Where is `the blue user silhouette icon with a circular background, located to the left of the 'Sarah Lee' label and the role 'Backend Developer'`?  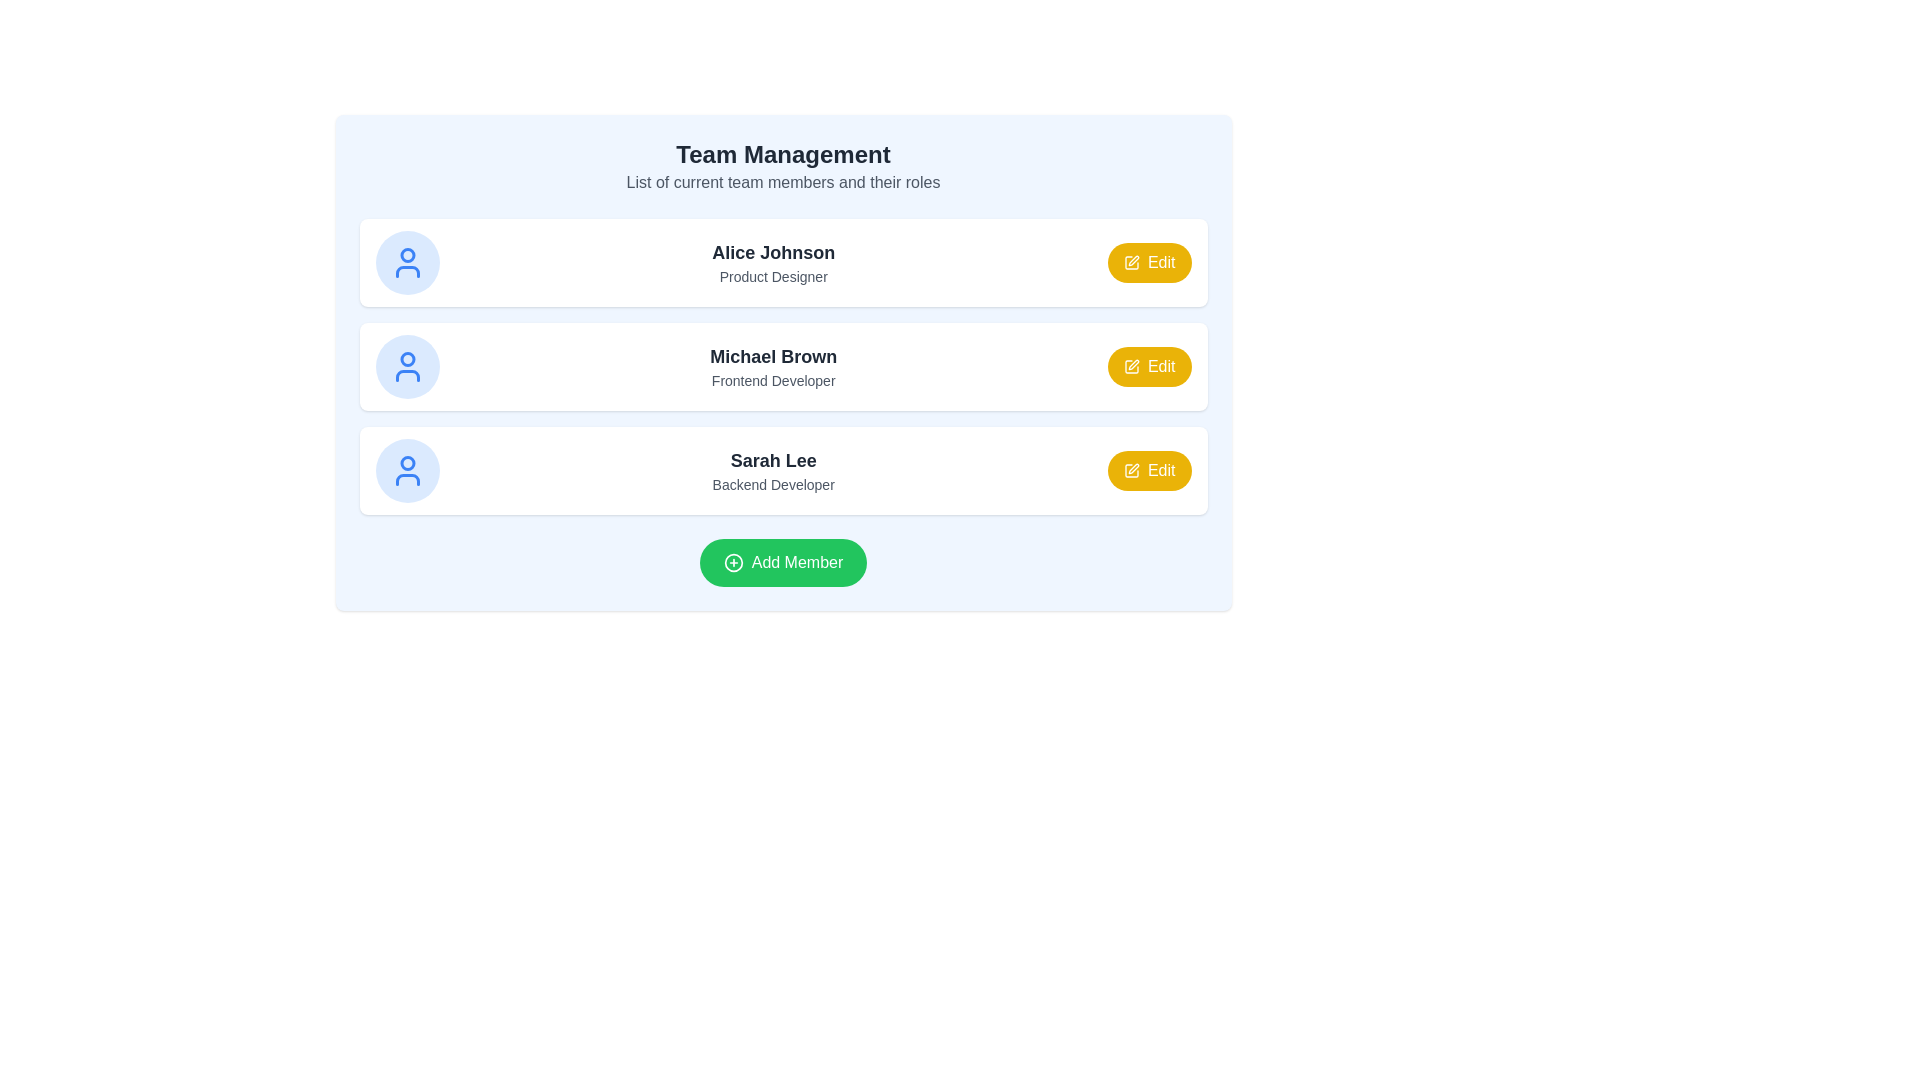 the blue user silhouette icon with a circular background, located to the left of the 'Sarah Lee' label and the role 'Backend Developer' is located at coordinates (406, 470).